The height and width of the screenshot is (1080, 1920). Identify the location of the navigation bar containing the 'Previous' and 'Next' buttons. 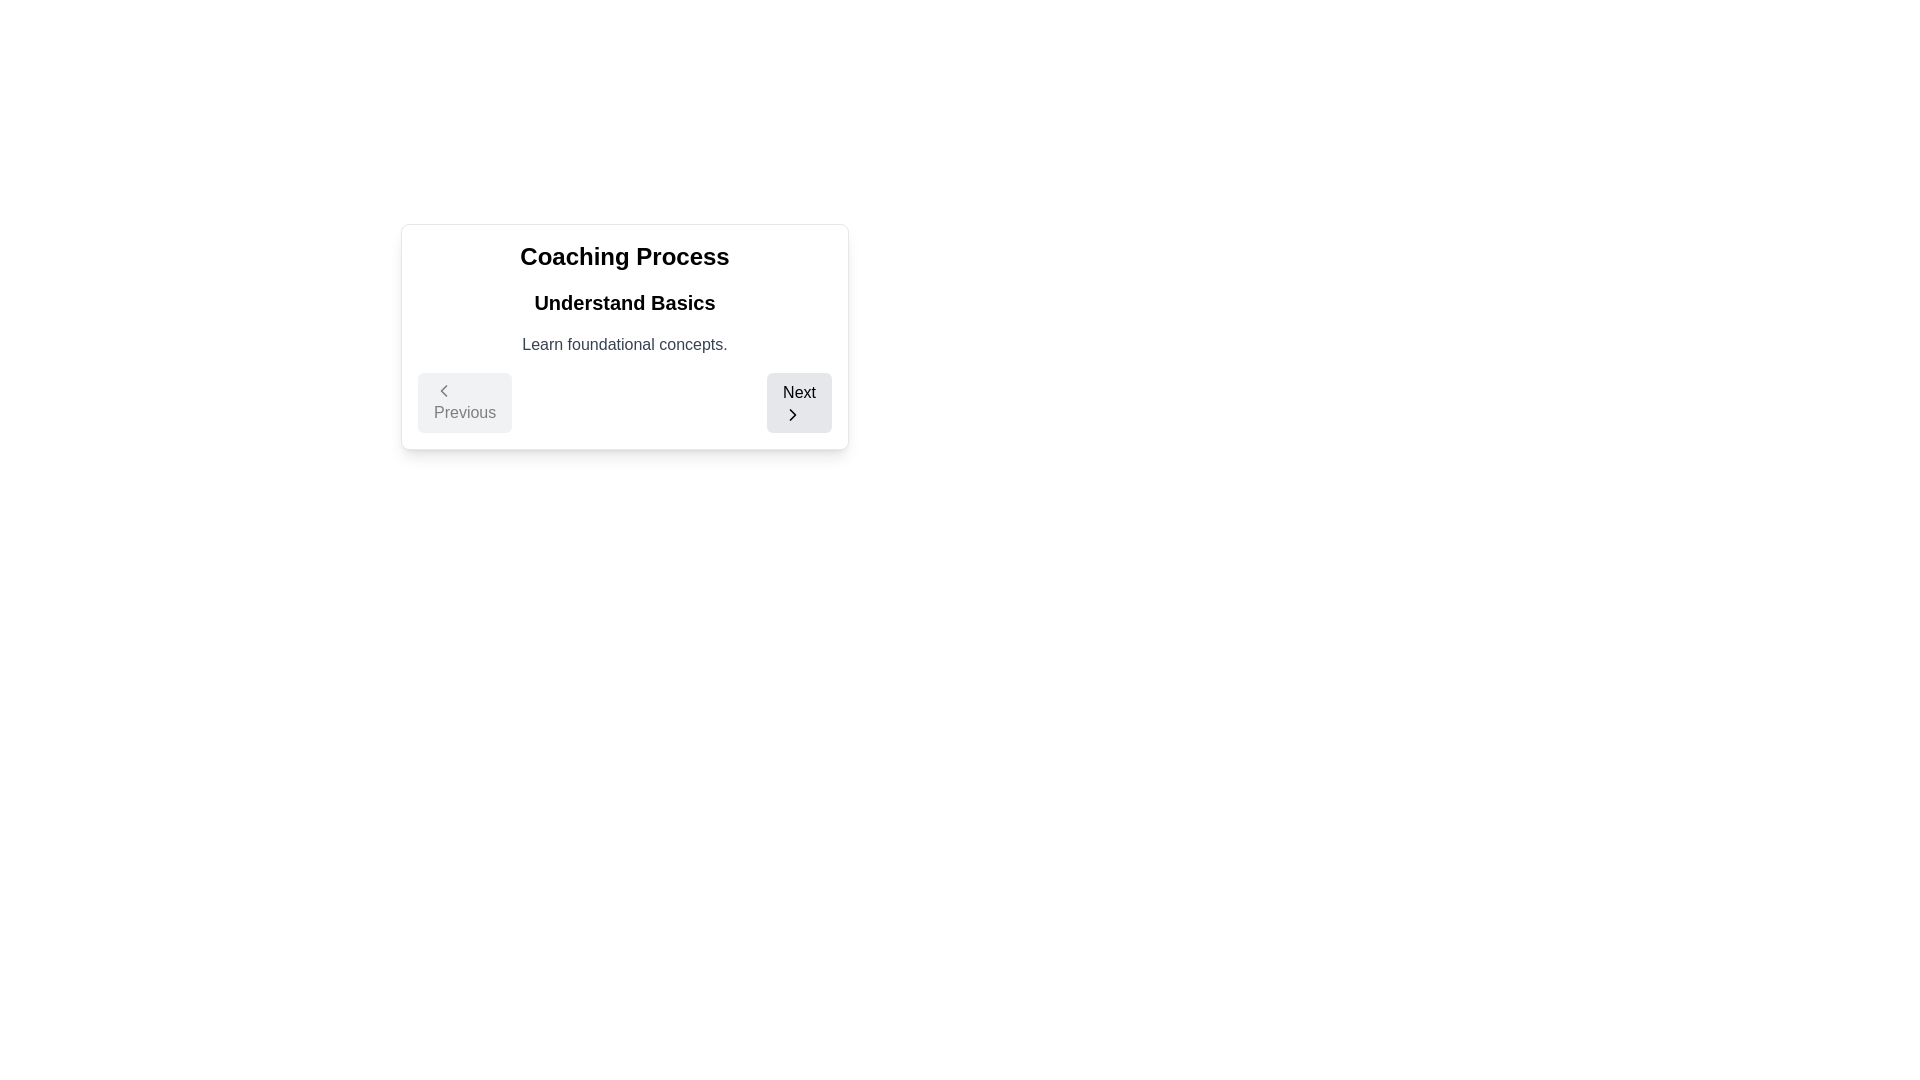
(623, 402).